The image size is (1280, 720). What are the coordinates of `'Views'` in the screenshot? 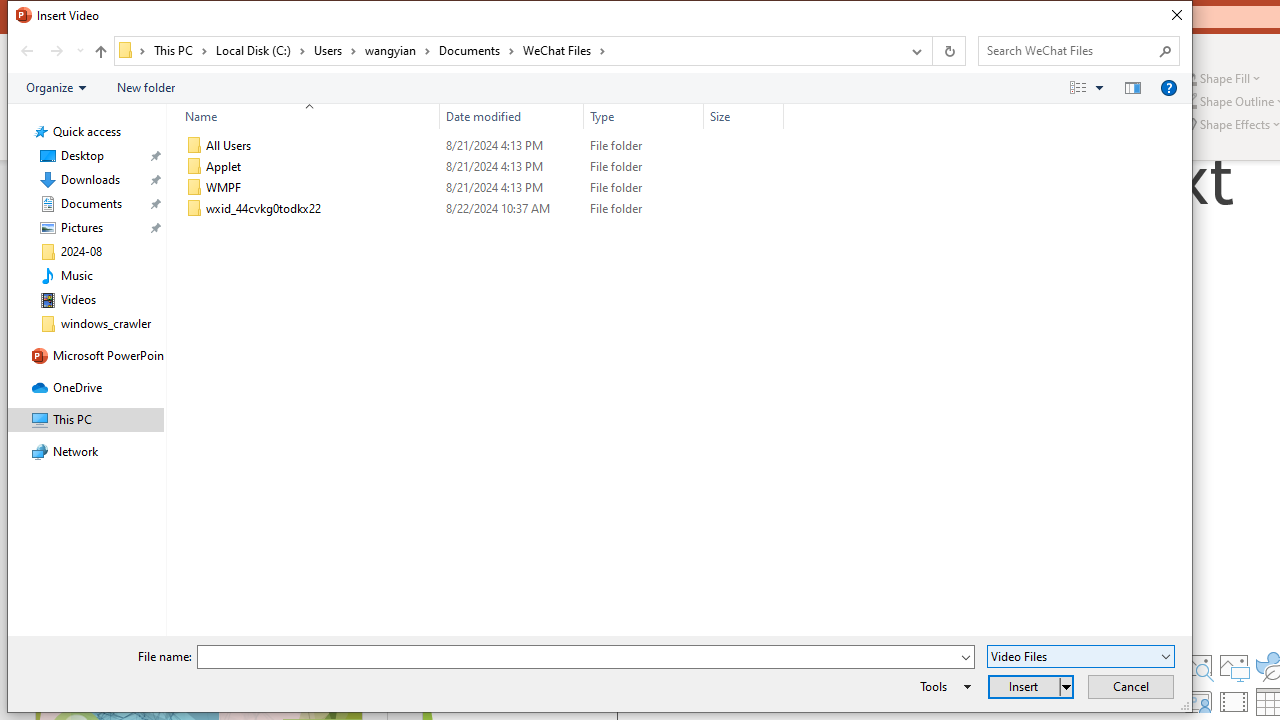 It's located at (1090, 86).